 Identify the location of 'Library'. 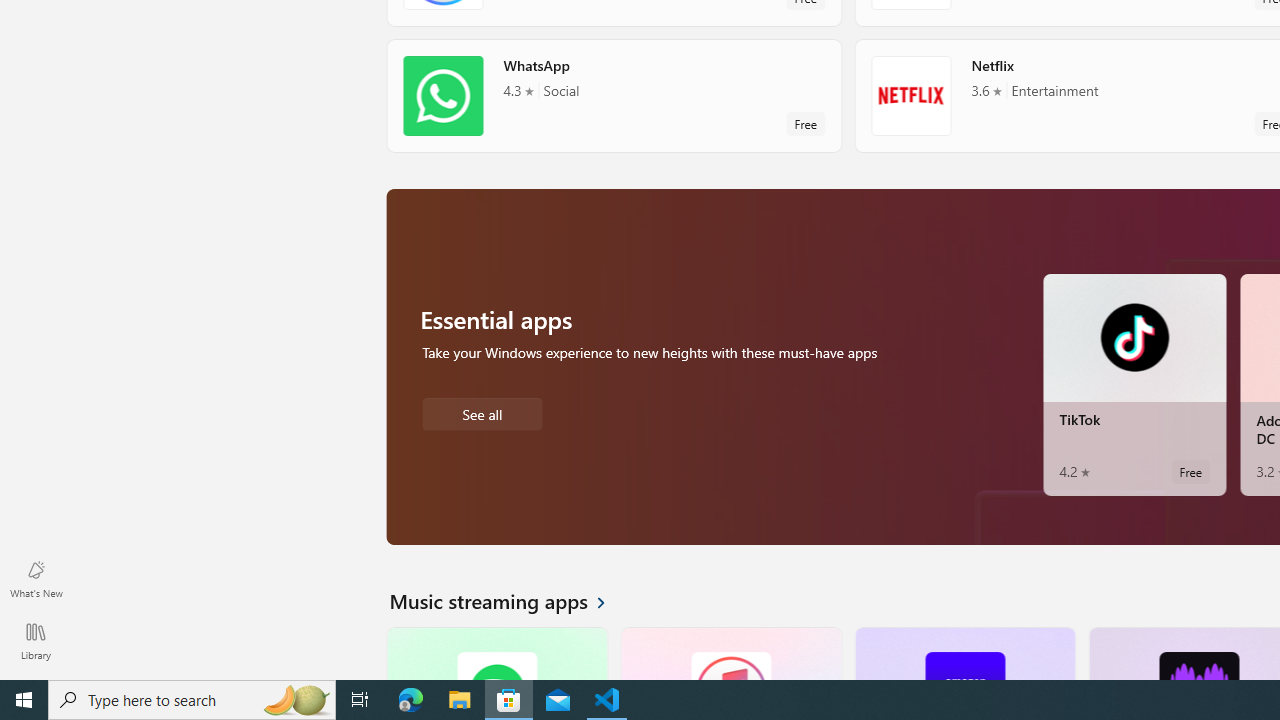
(35, 640).